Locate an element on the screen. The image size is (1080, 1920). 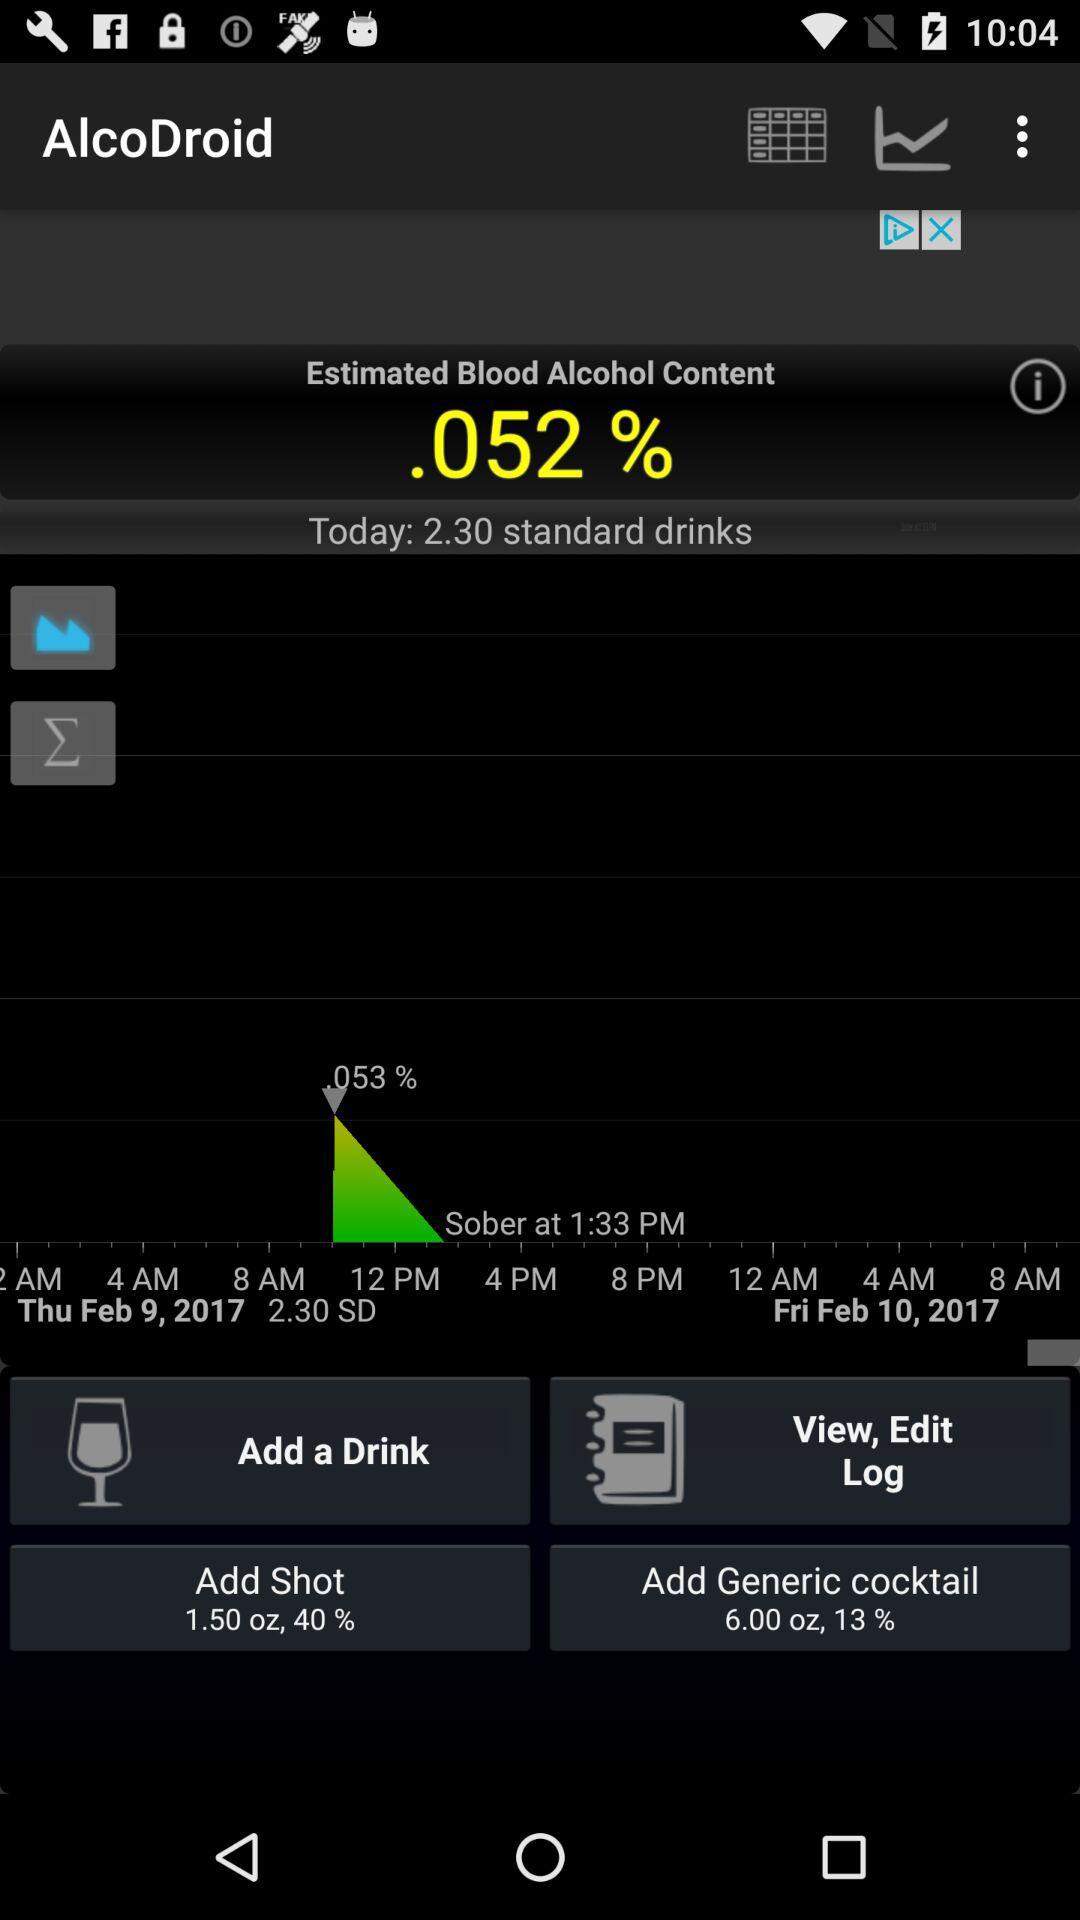
formula is located at coordinates (61, 742).